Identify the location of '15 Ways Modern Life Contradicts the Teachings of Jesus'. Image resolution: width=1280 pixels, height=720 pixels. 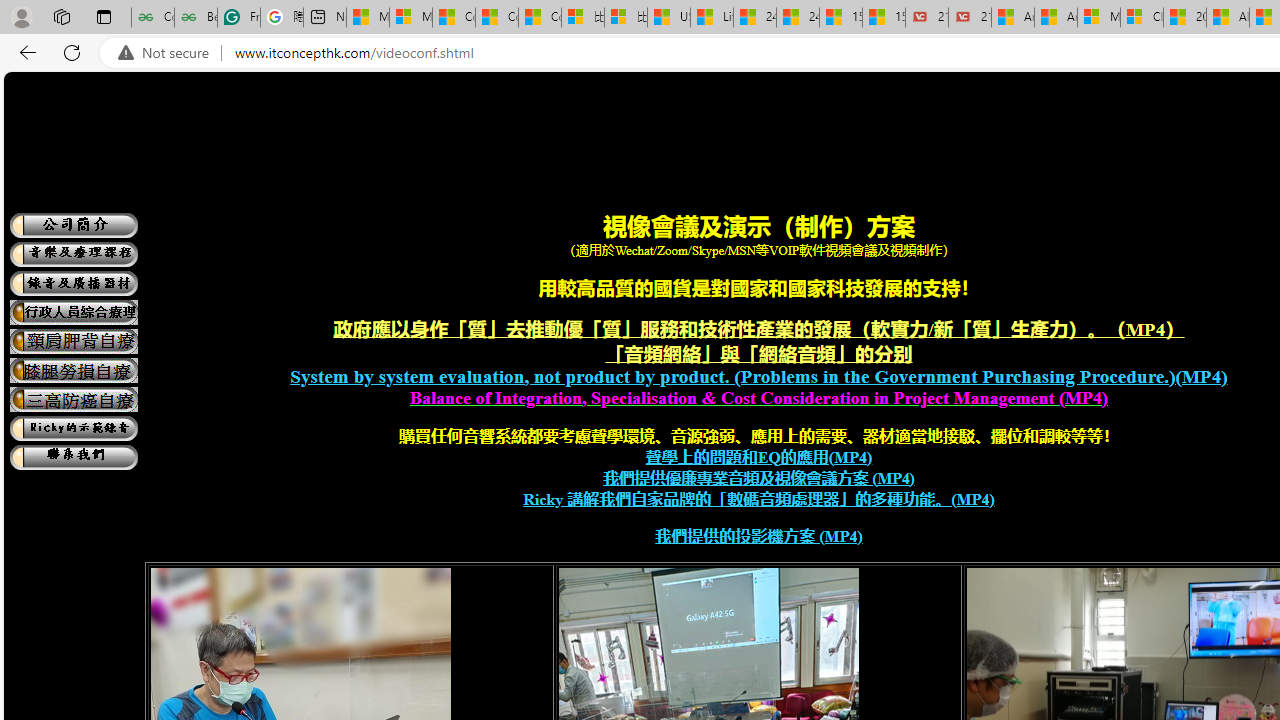
(882, 17).